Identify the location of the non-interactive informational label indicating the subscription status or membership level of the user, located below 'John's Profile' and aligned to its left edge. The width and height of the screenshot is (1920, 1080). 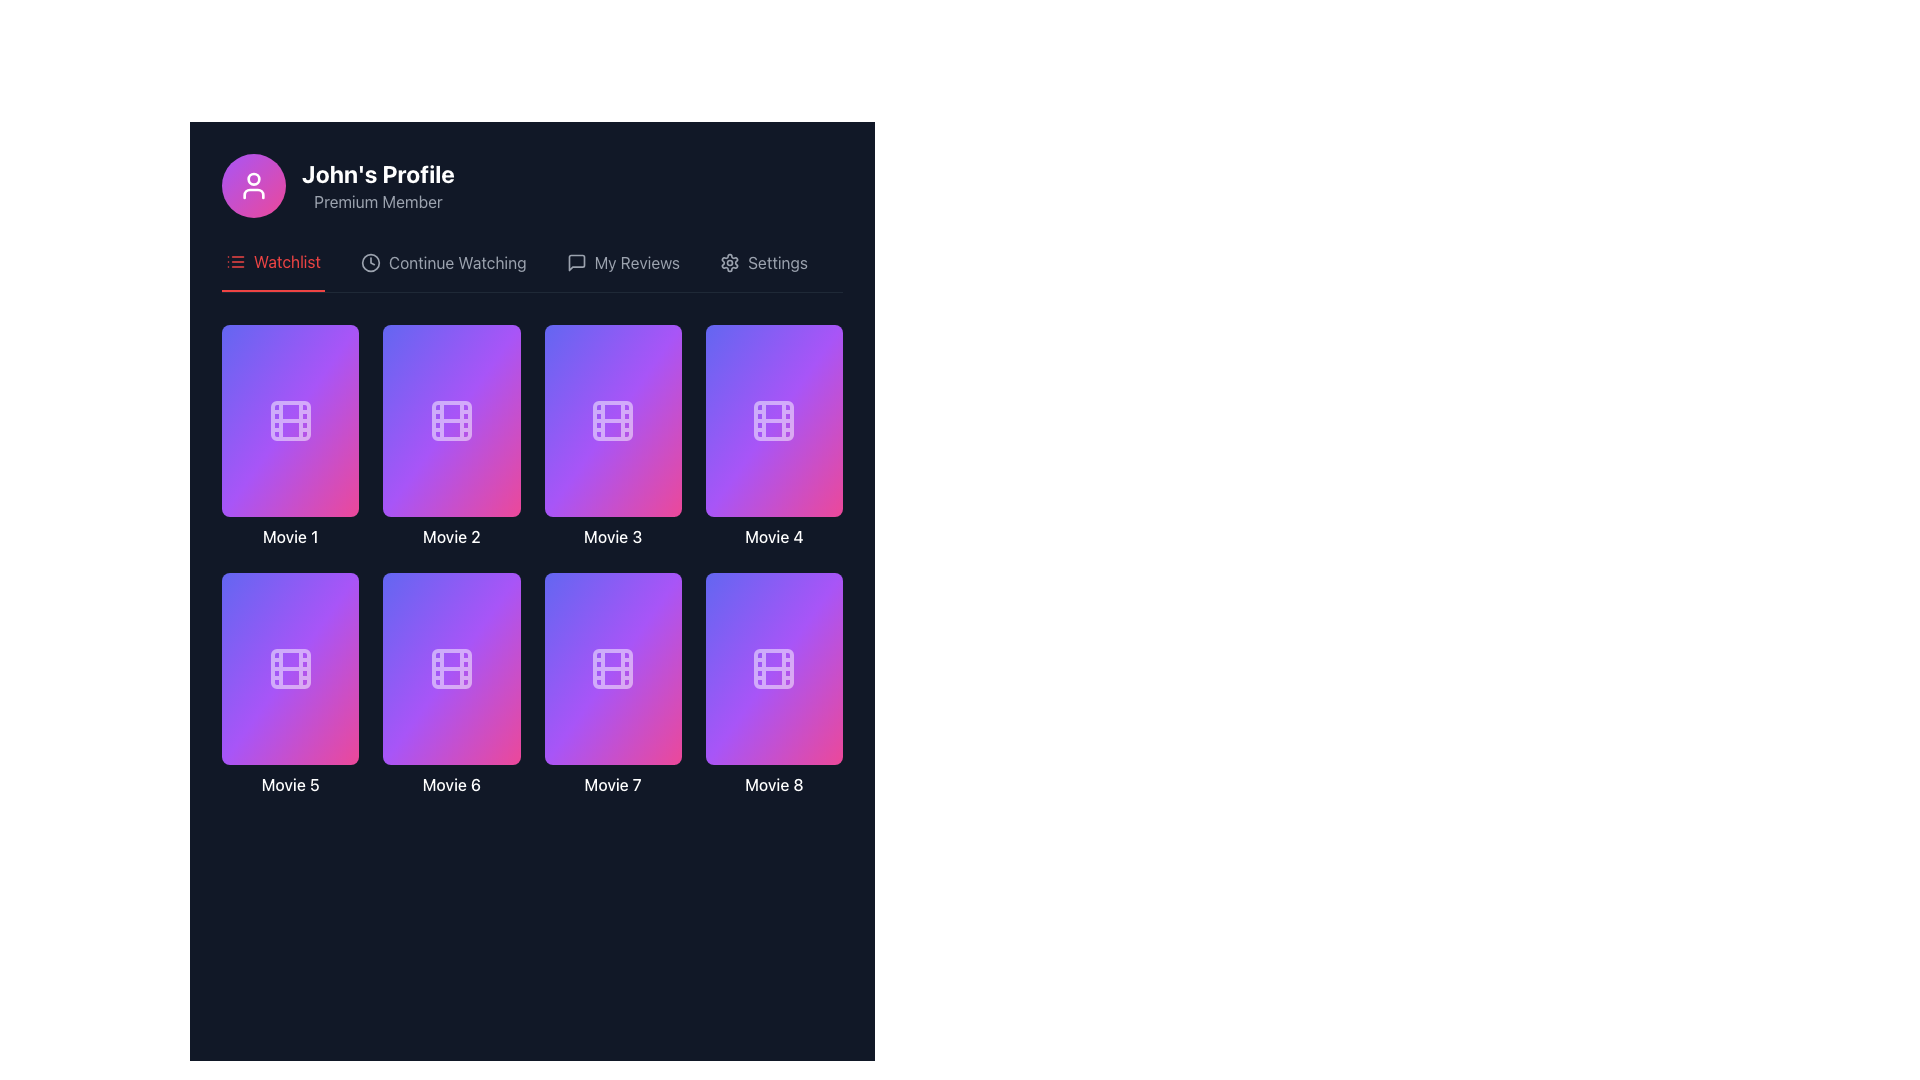
(378, 201).